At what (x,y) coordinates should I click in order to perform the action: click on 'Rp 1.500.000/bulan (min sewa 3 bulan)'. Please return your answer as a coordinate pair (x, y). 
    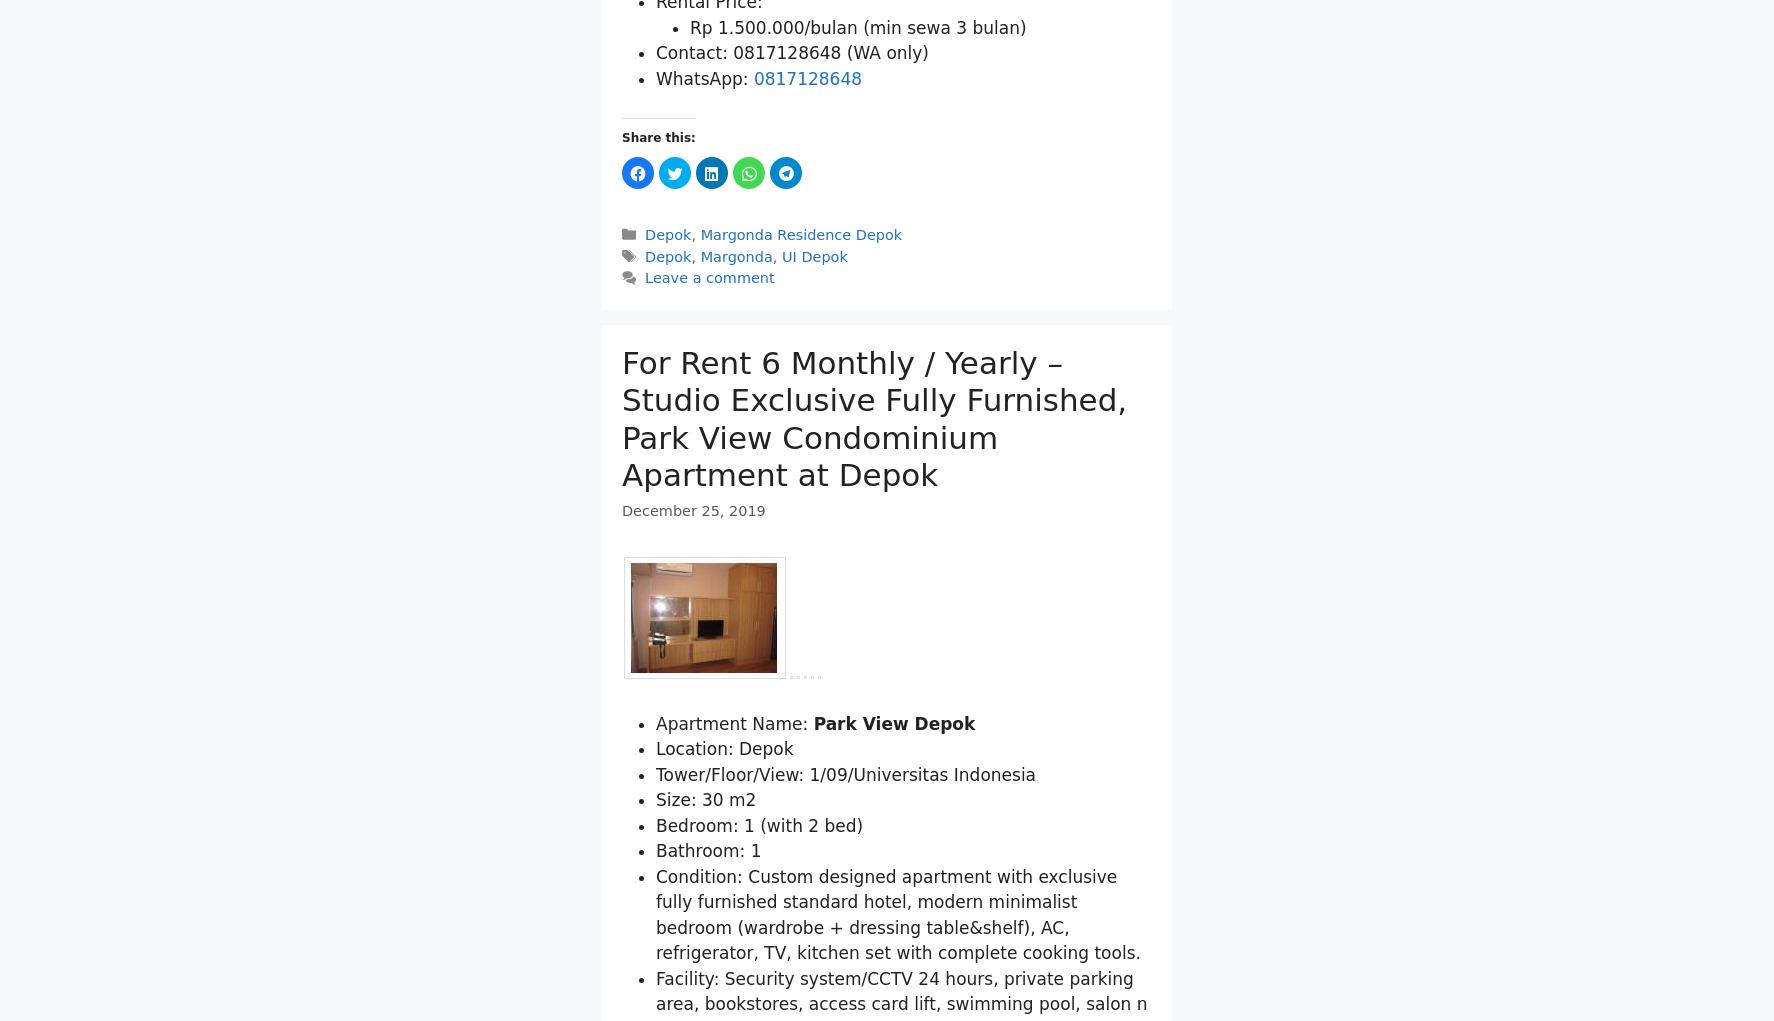
    Looking at the image, I should click on (690, 130).